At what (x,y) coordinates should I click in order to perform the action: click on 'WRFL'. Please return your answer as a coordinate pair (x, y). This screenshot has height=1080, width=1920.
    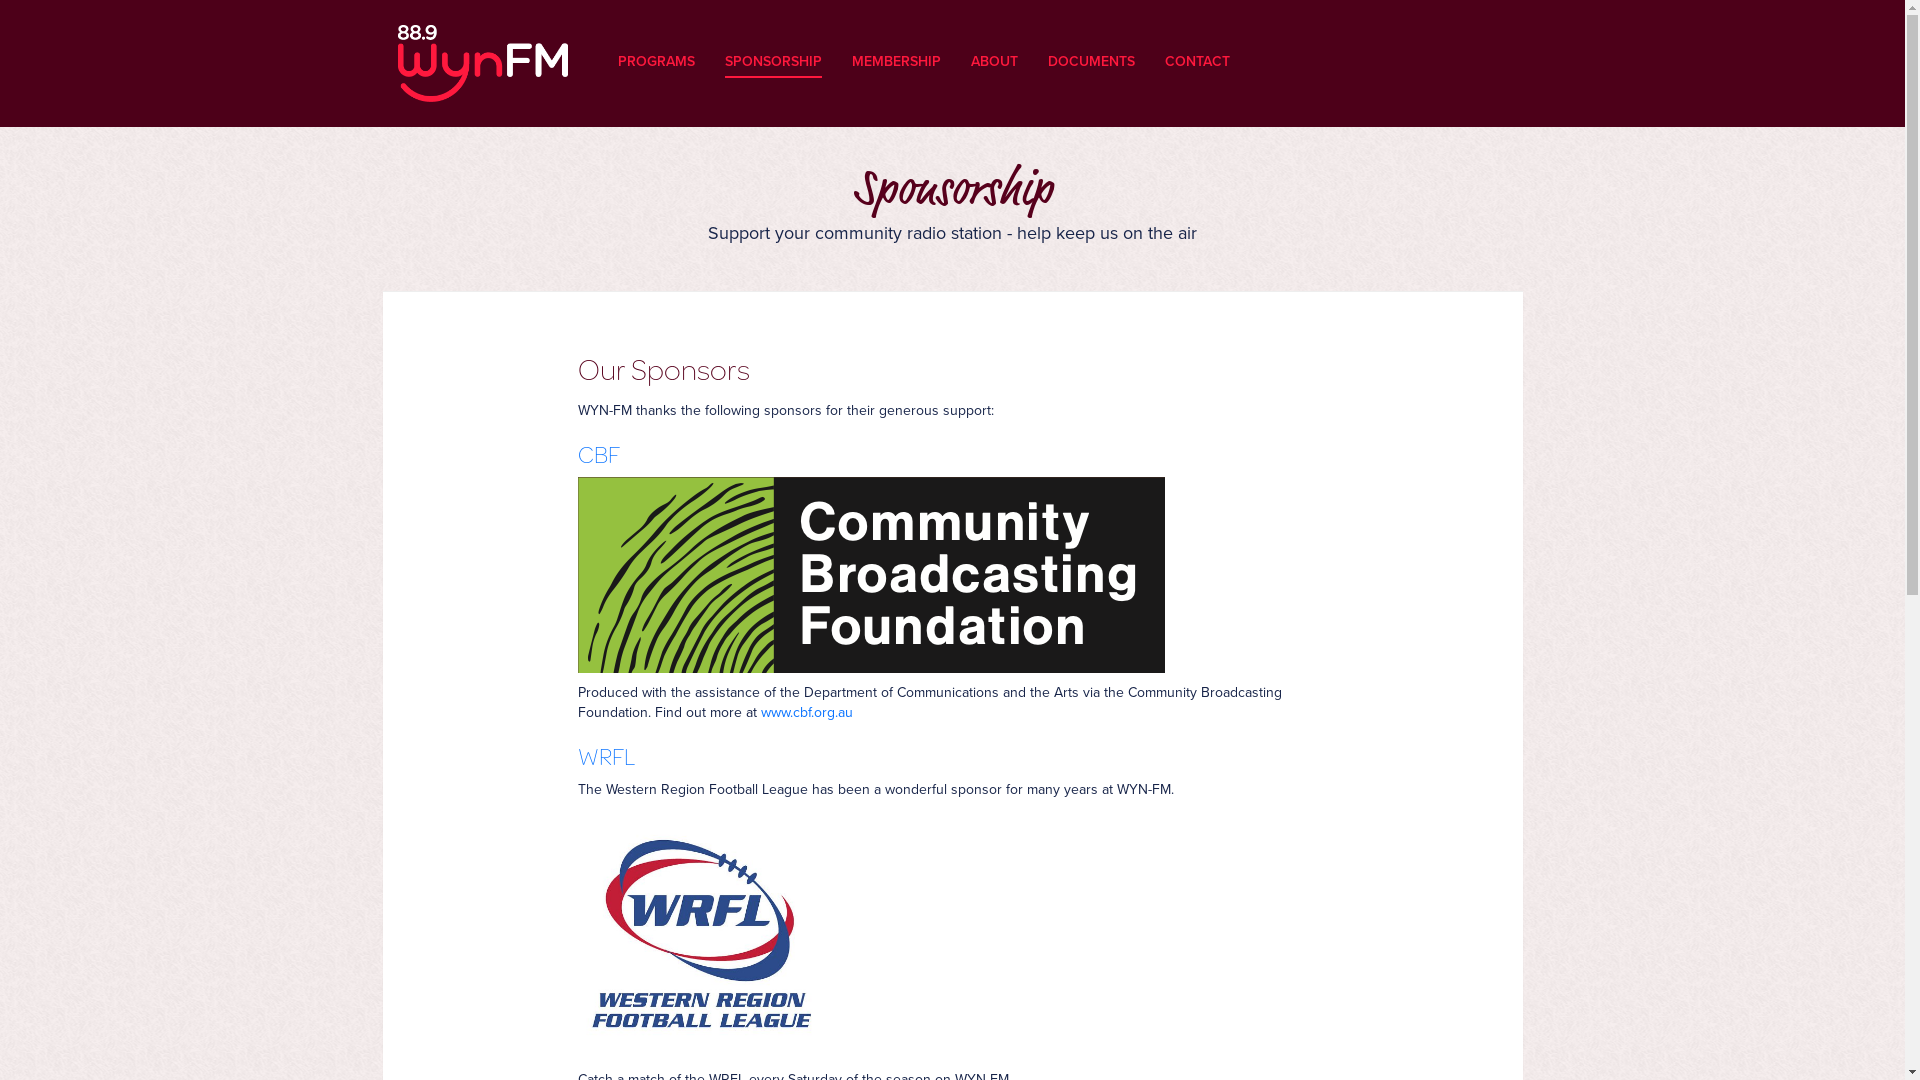
    Looking at the image, I should click on (576, 756).